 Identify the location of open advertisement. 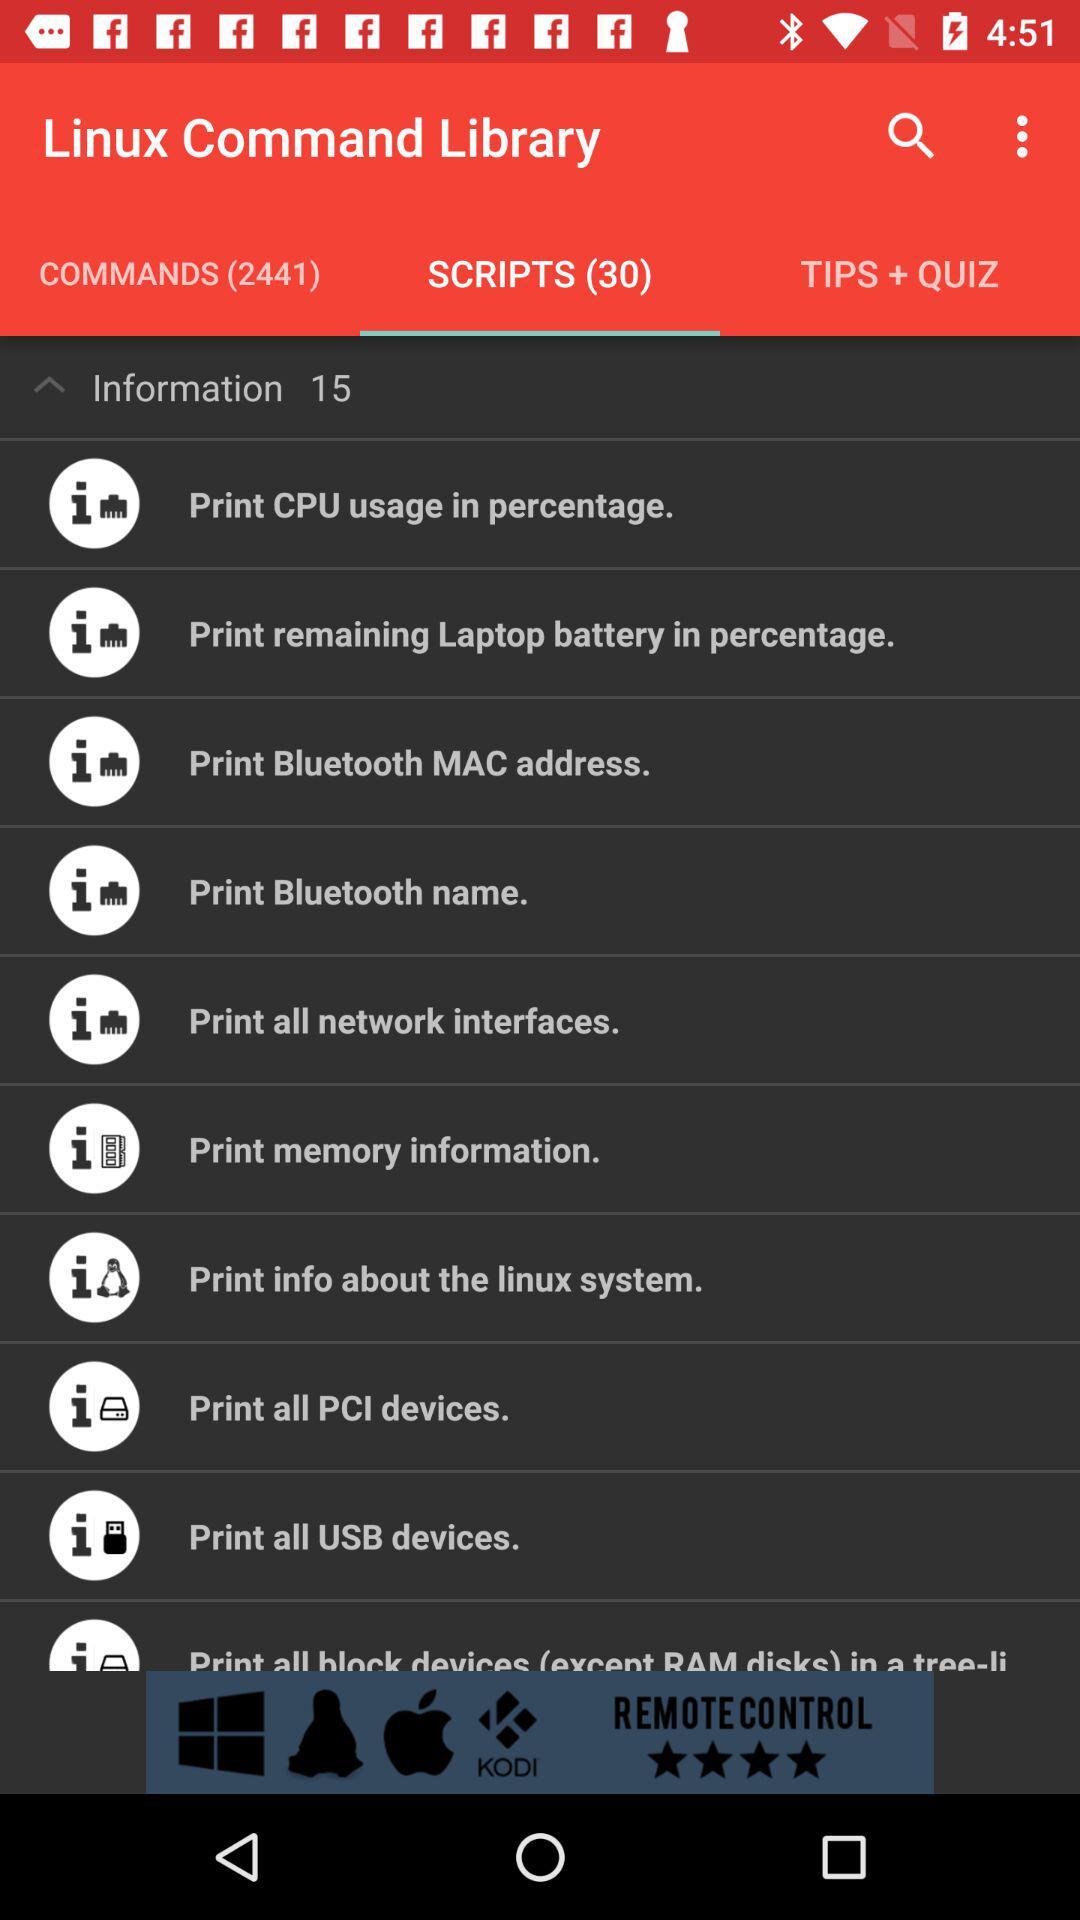
(540, 1731).